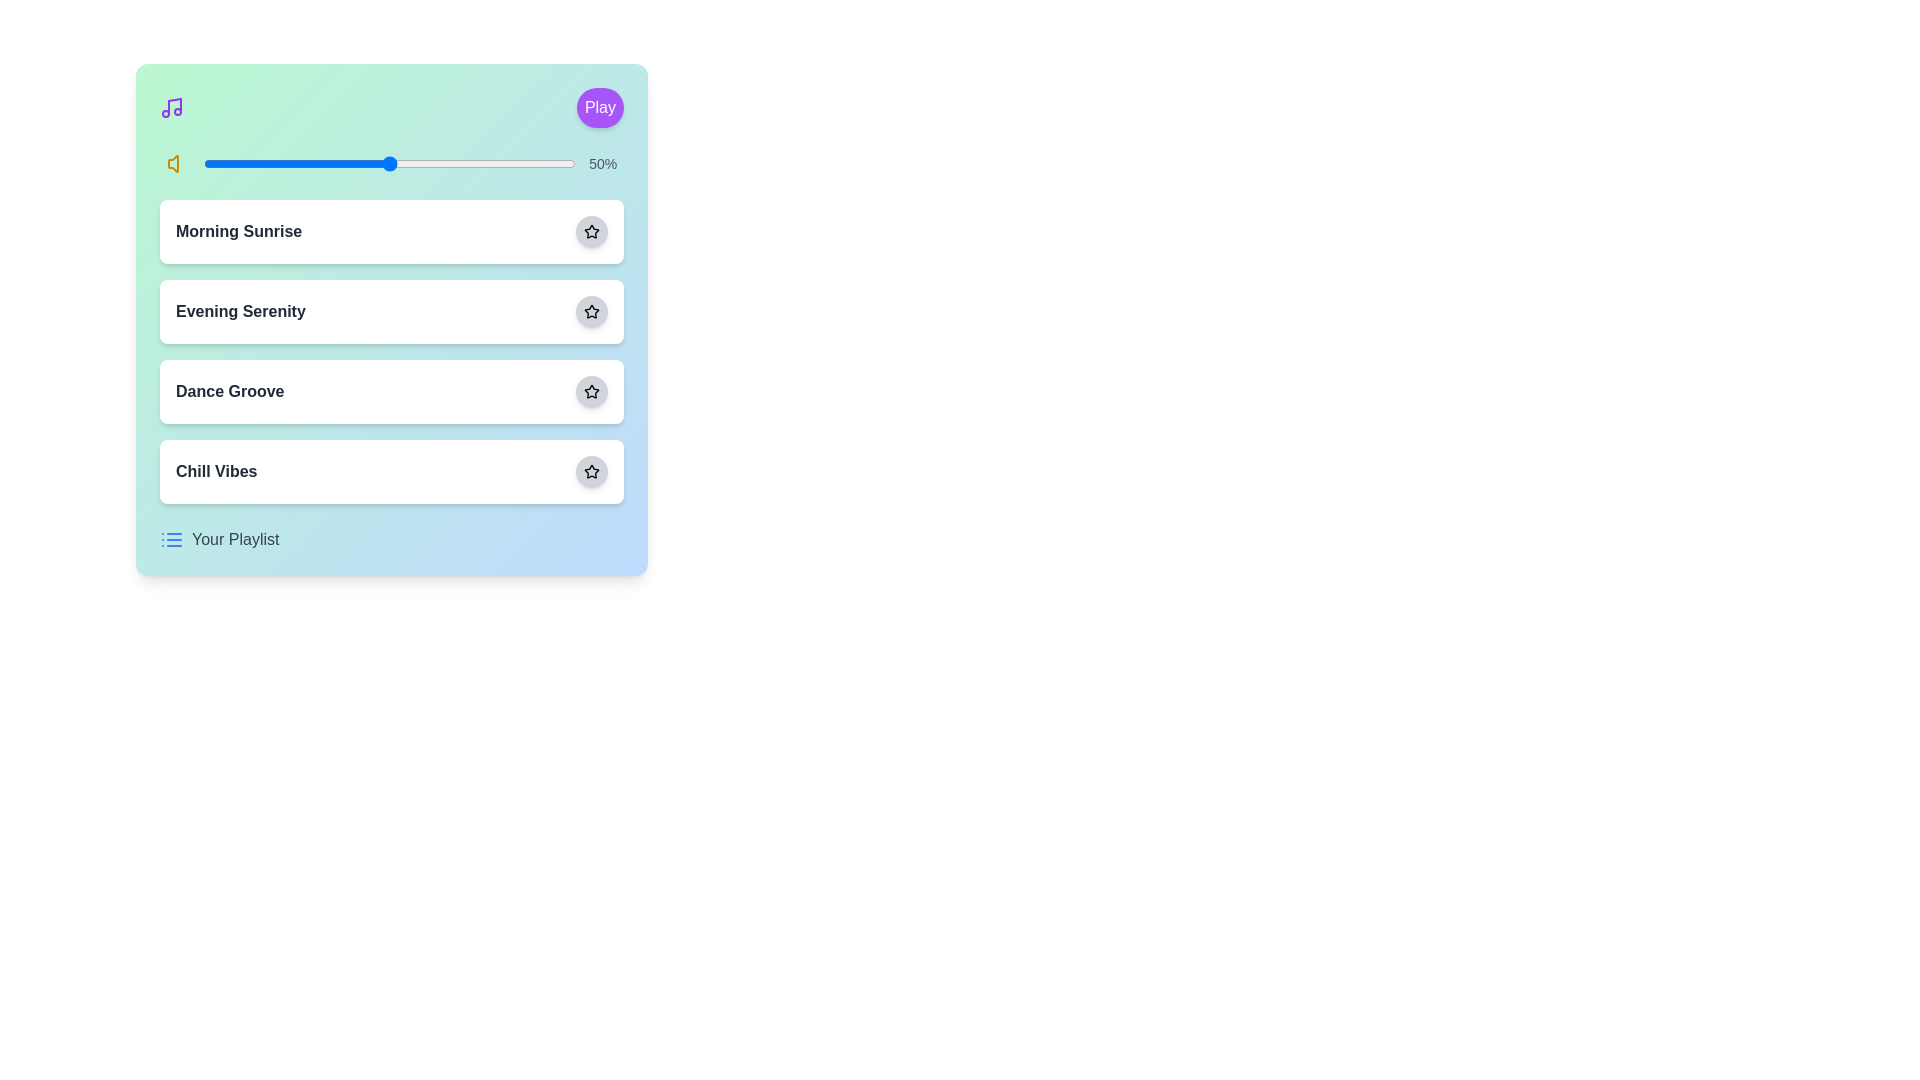  Describe the element at coordinates (397, 163) in the screenshot. I see `the slider` at that location.